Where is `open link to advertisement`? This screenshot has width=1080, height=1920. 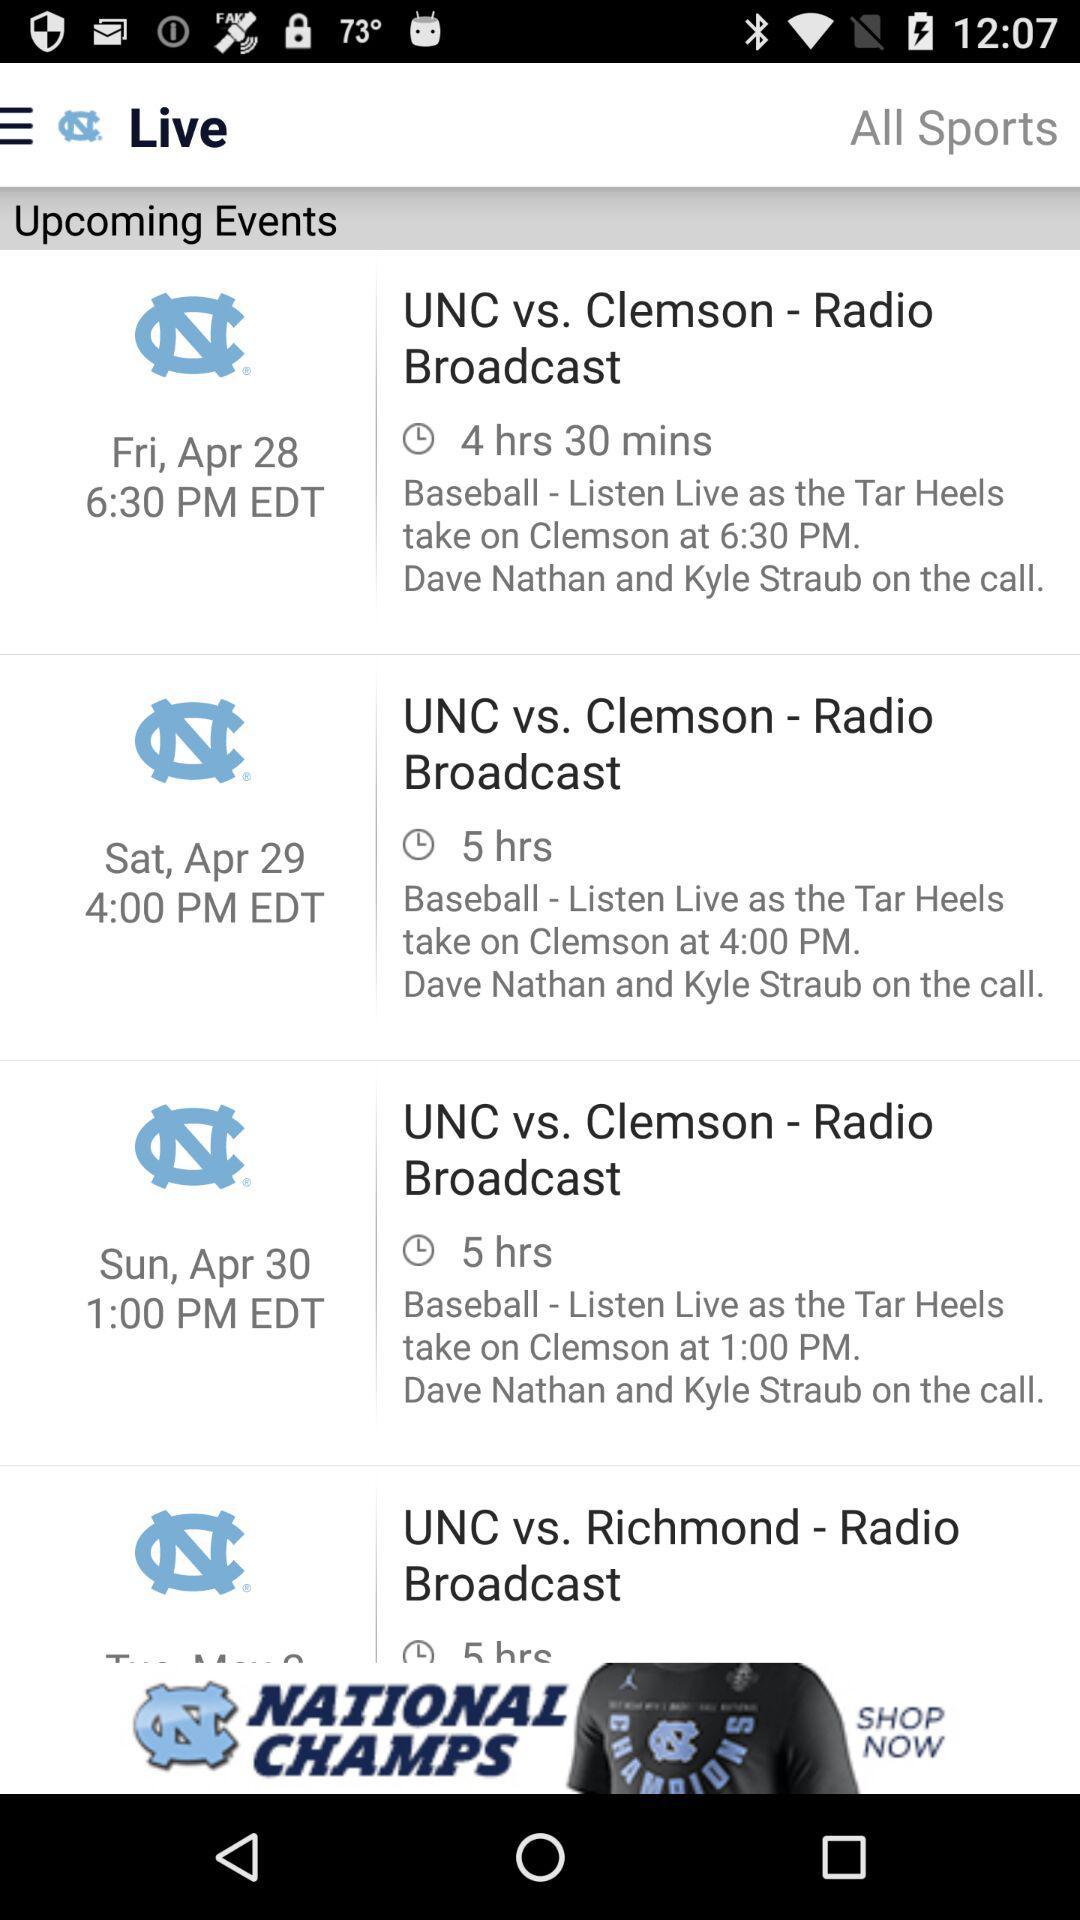
open link to advertisement is located at coordinates (540, 1727).